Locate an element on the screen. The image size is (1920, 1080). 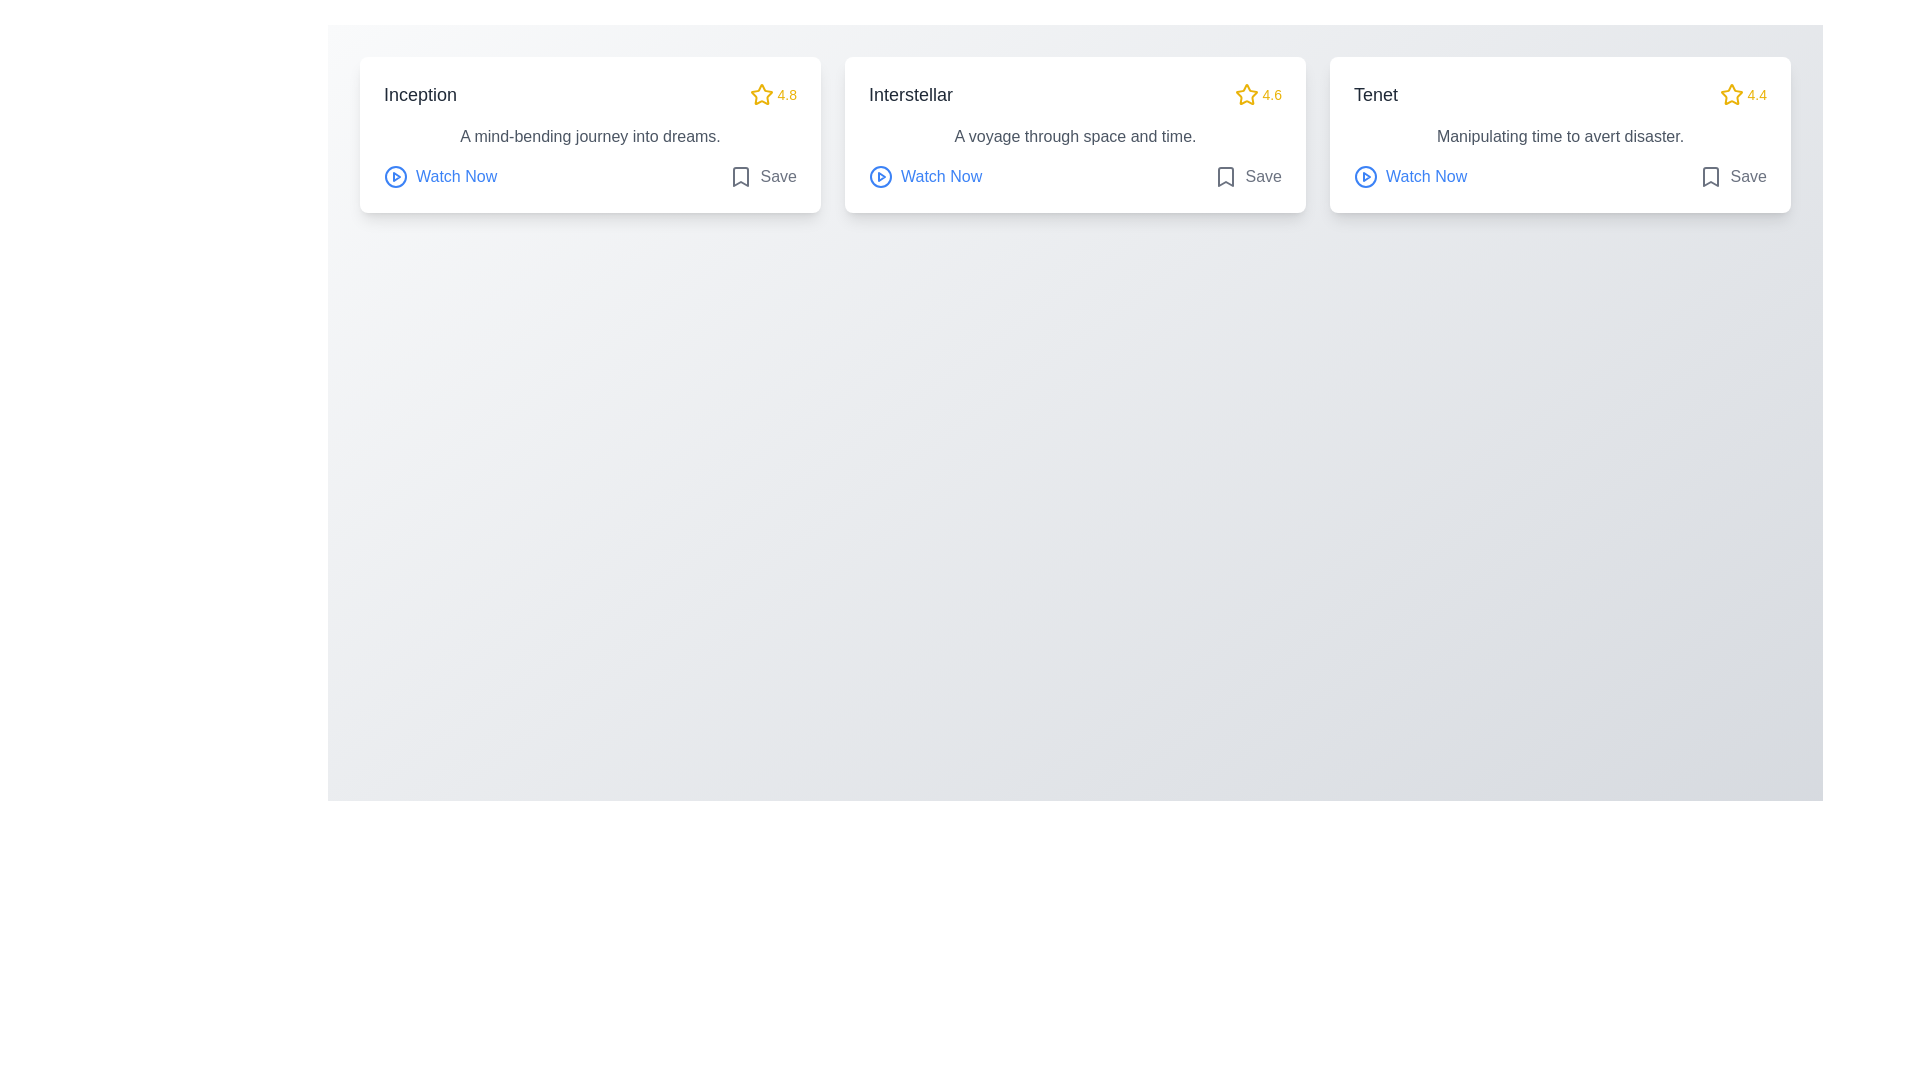
the text element displaying 'Manipulating time to avert disaster.' located beneath the title 'Tenet' in its card interface is located at coordinates (1559, 136).